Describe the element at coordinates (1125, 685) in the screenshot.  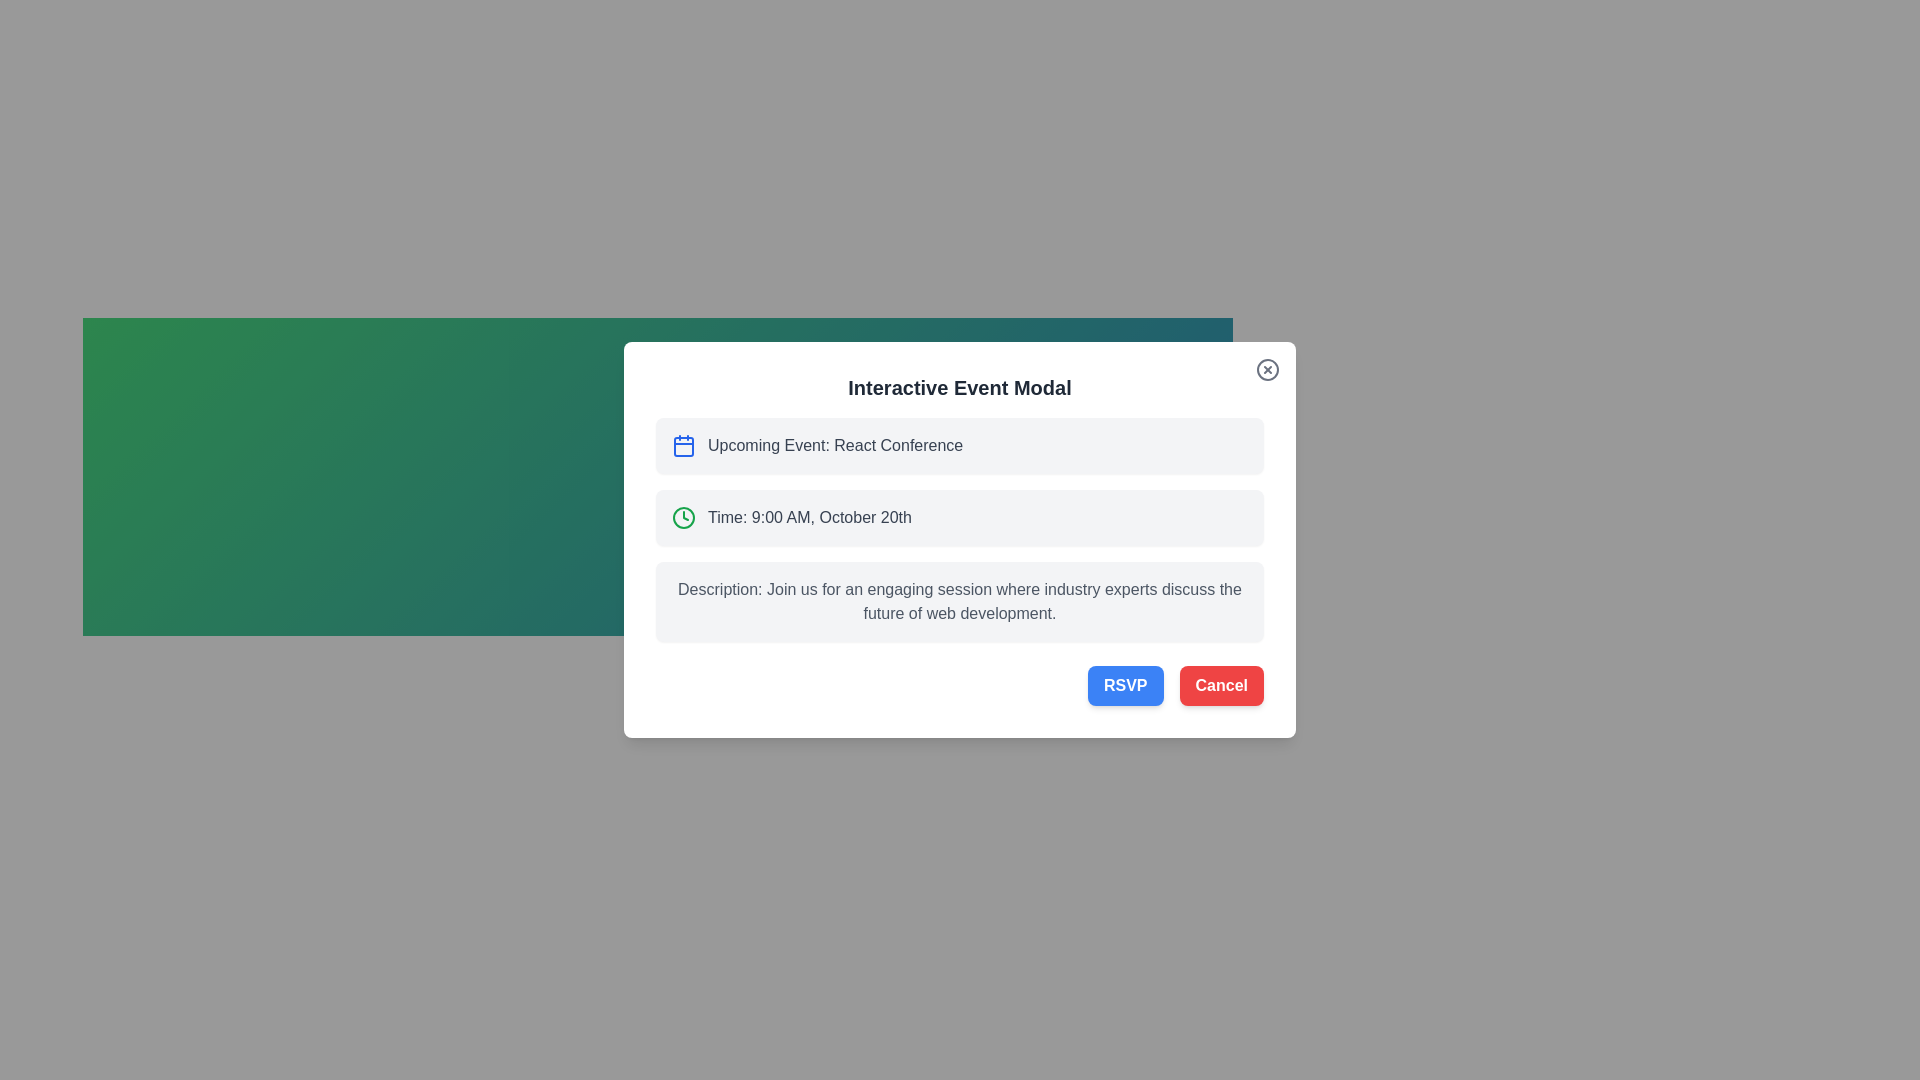
I see `the attendance confirmation button located at the bottom-right corner of the modal, which is the leftmost button in a group of two buttons` at that location.